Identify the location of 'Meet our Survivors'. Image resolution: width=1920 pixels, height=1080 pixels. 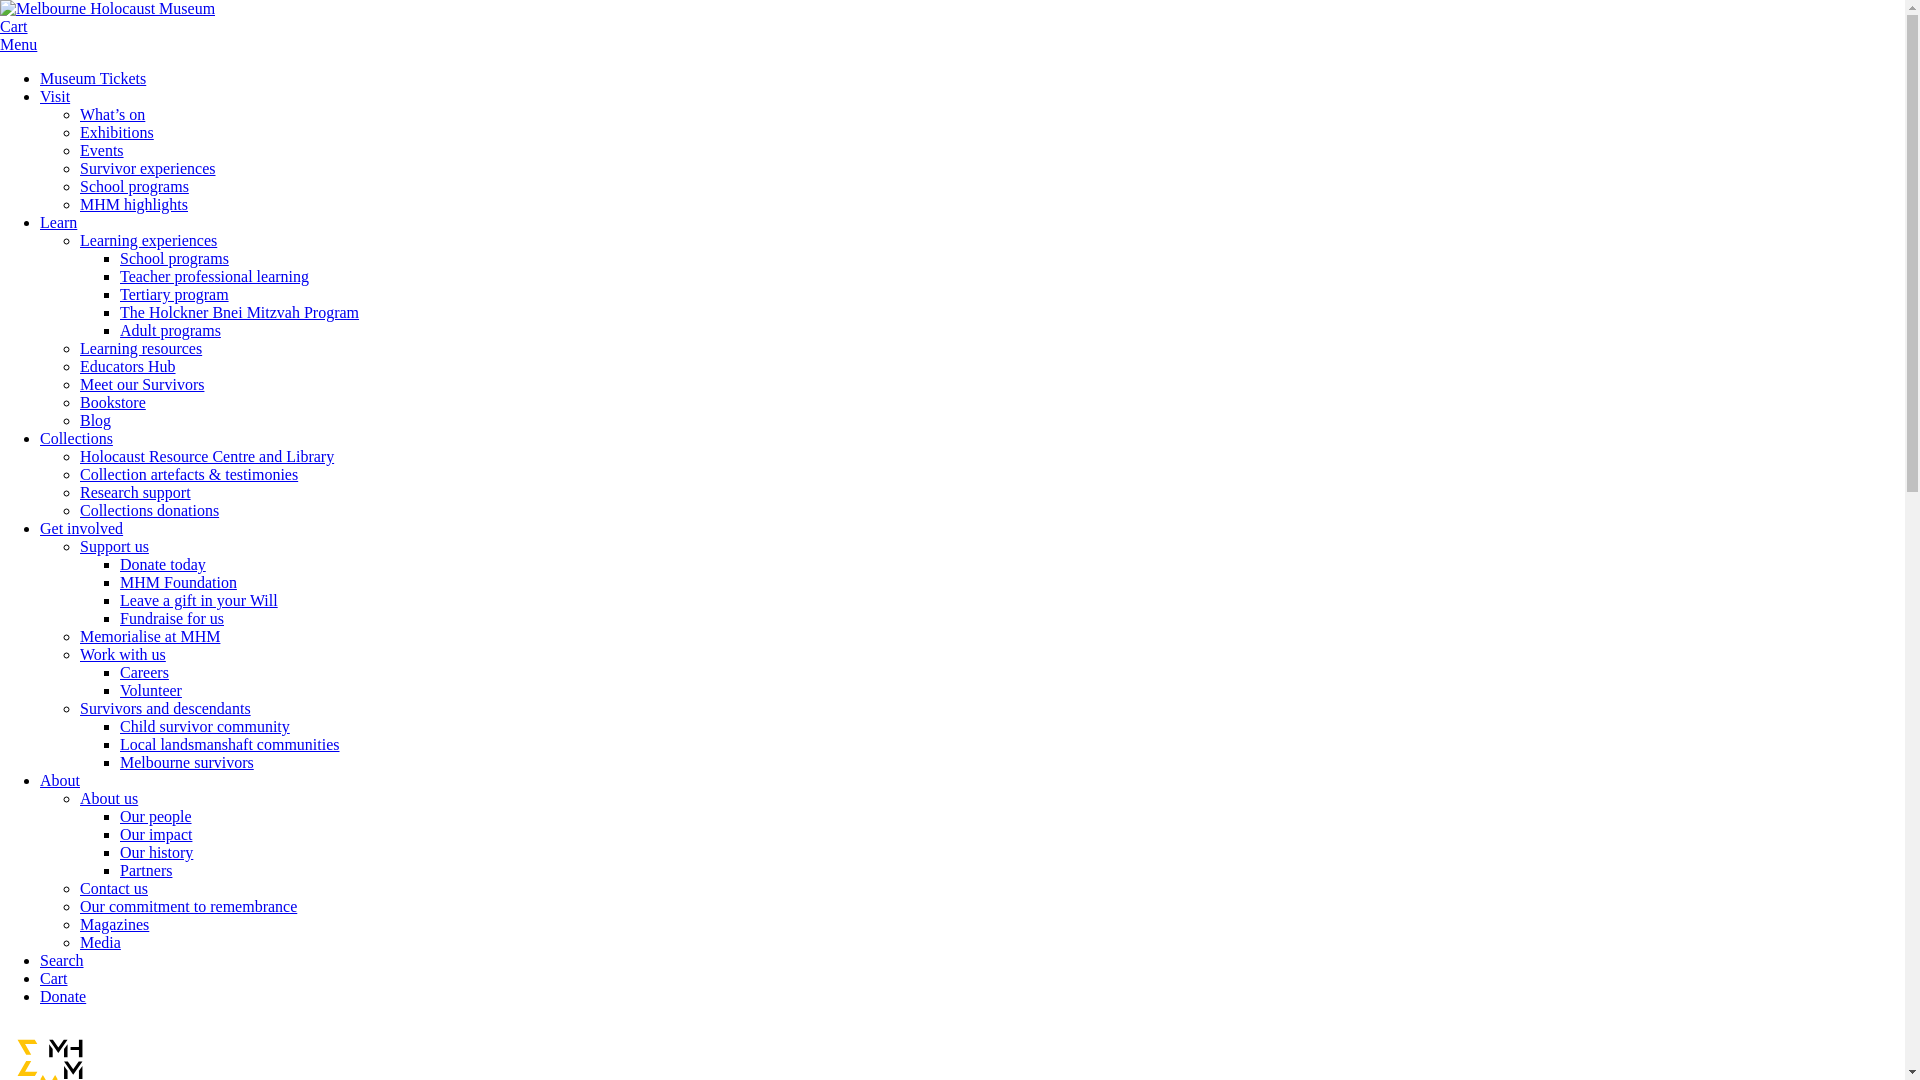
(141, 384).